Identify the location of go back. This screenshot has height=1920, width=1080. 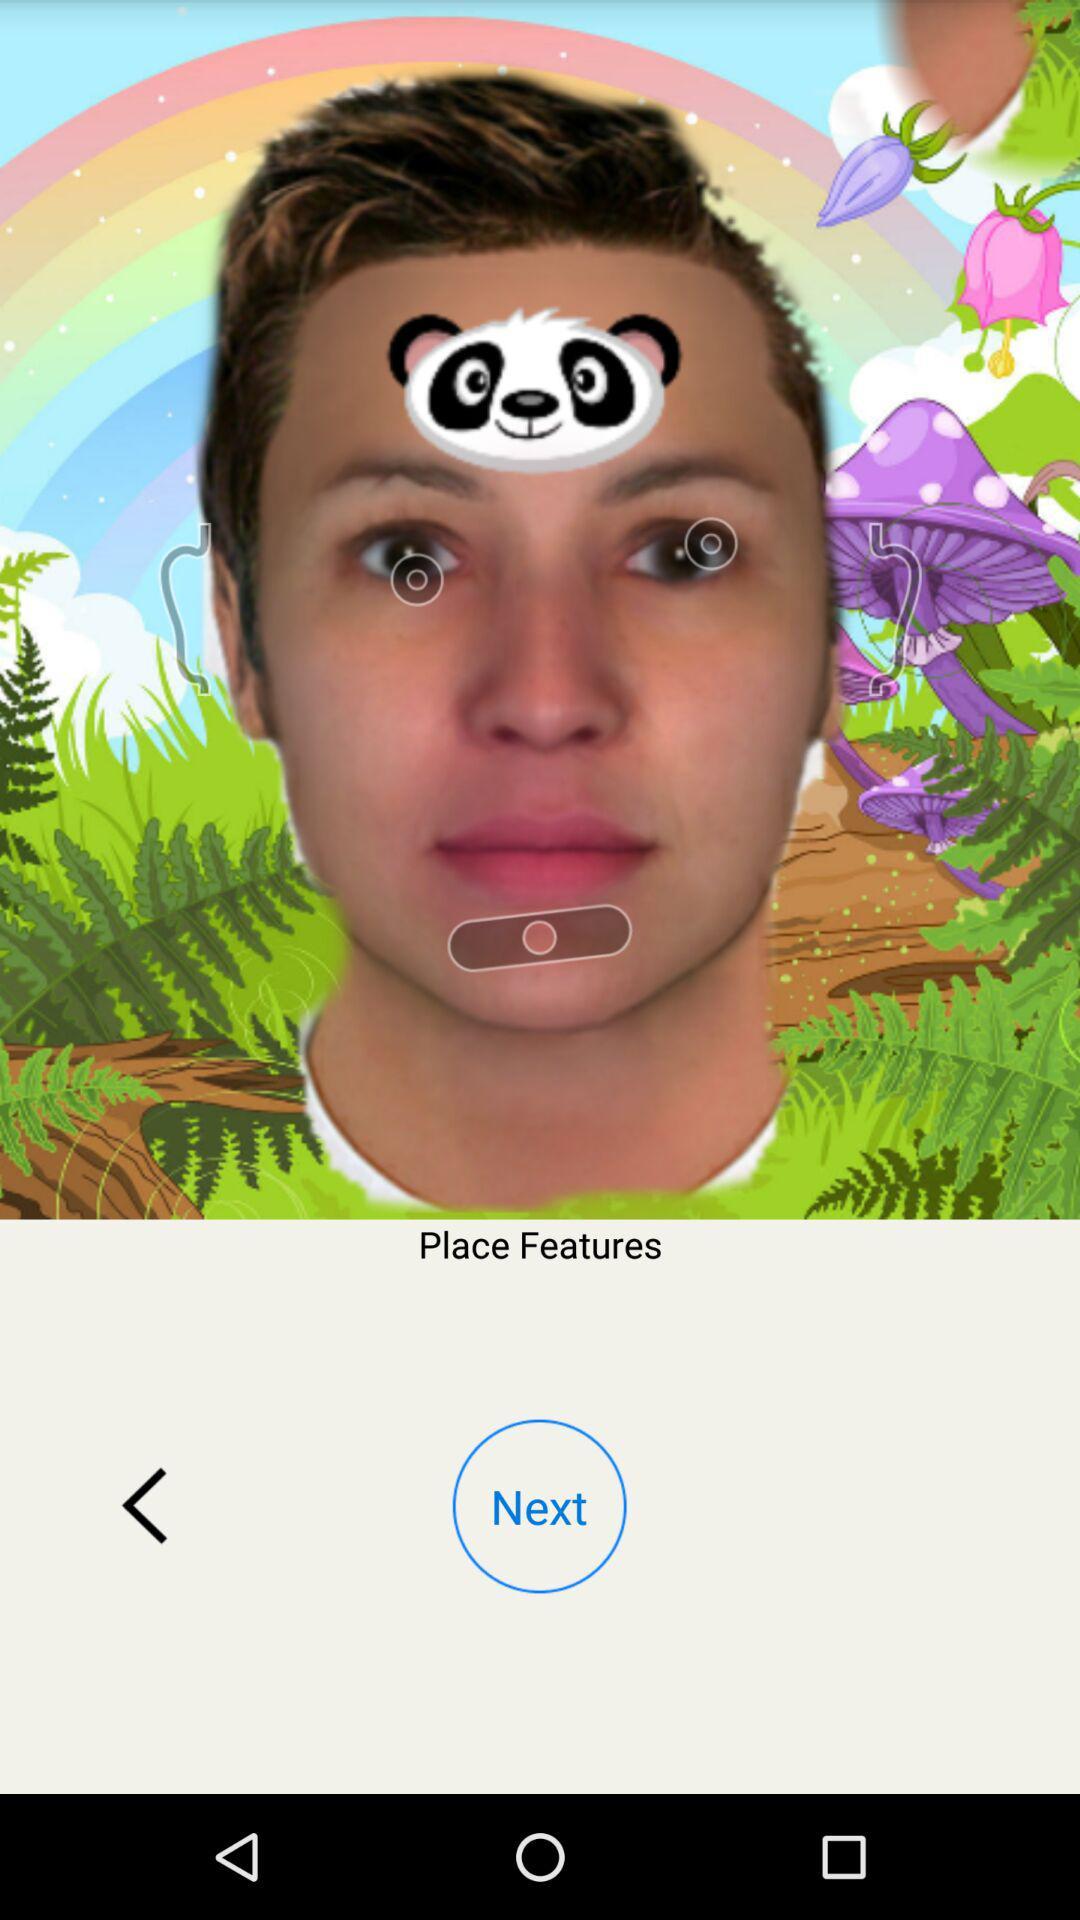
(144, 1506).